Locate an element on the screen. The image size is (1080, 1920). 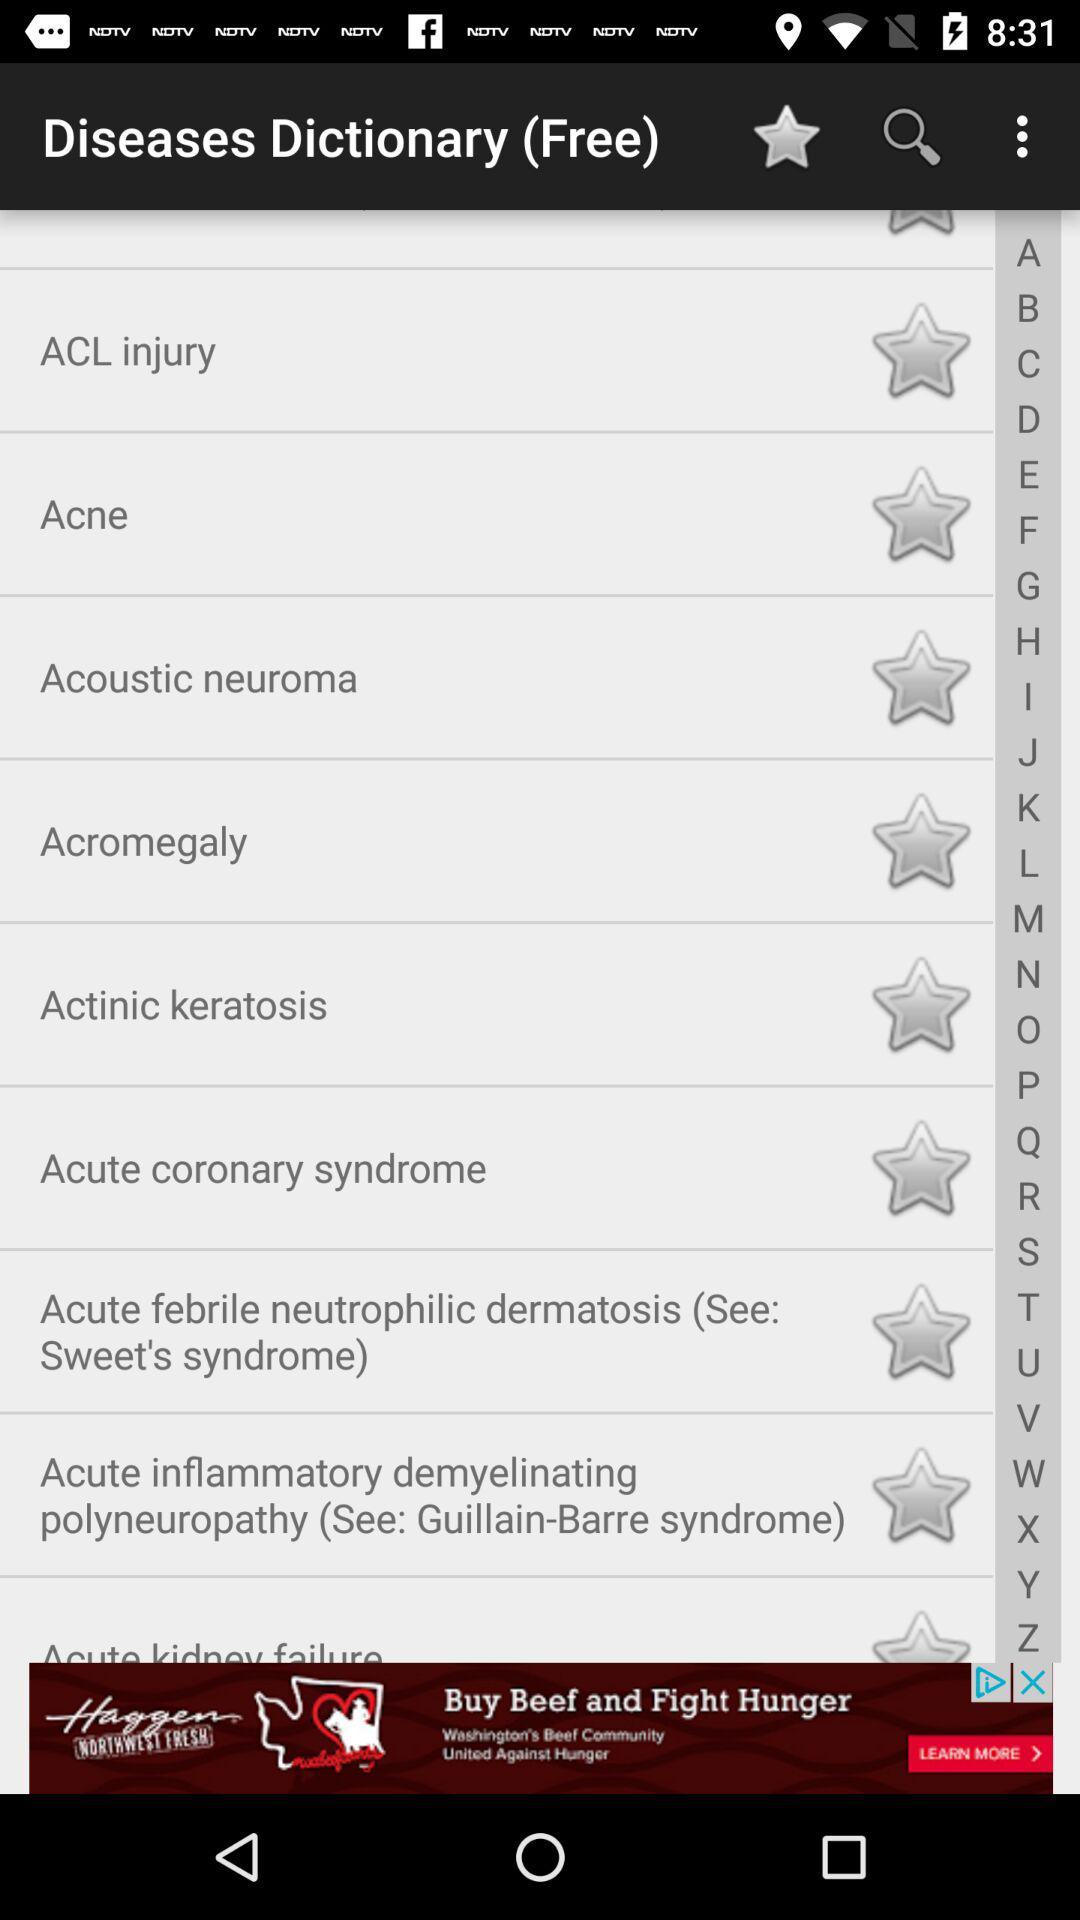
click star to favorite is located at coordinates (920, 1327).